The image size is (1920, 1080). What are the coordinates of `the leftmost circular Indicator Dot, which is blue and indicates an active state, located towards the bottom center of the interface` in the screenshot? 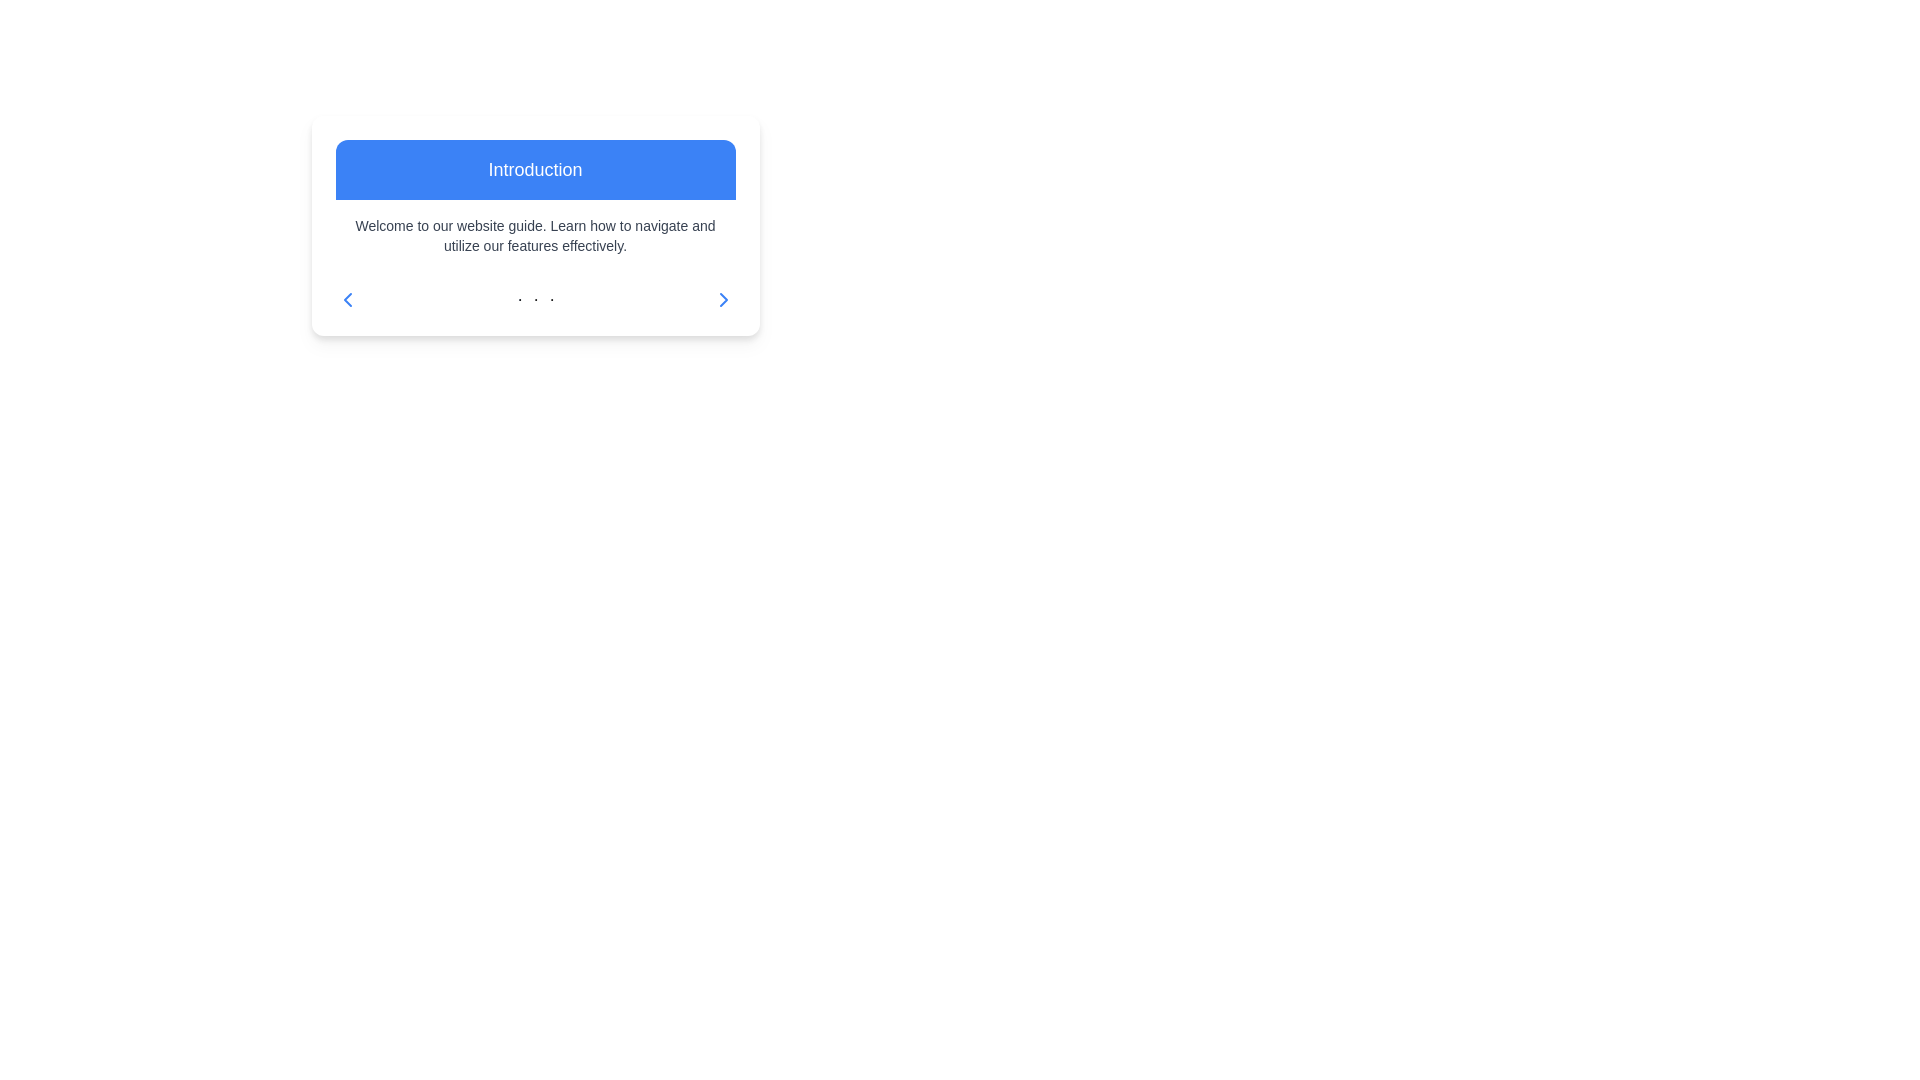 It's located at (519, 300).